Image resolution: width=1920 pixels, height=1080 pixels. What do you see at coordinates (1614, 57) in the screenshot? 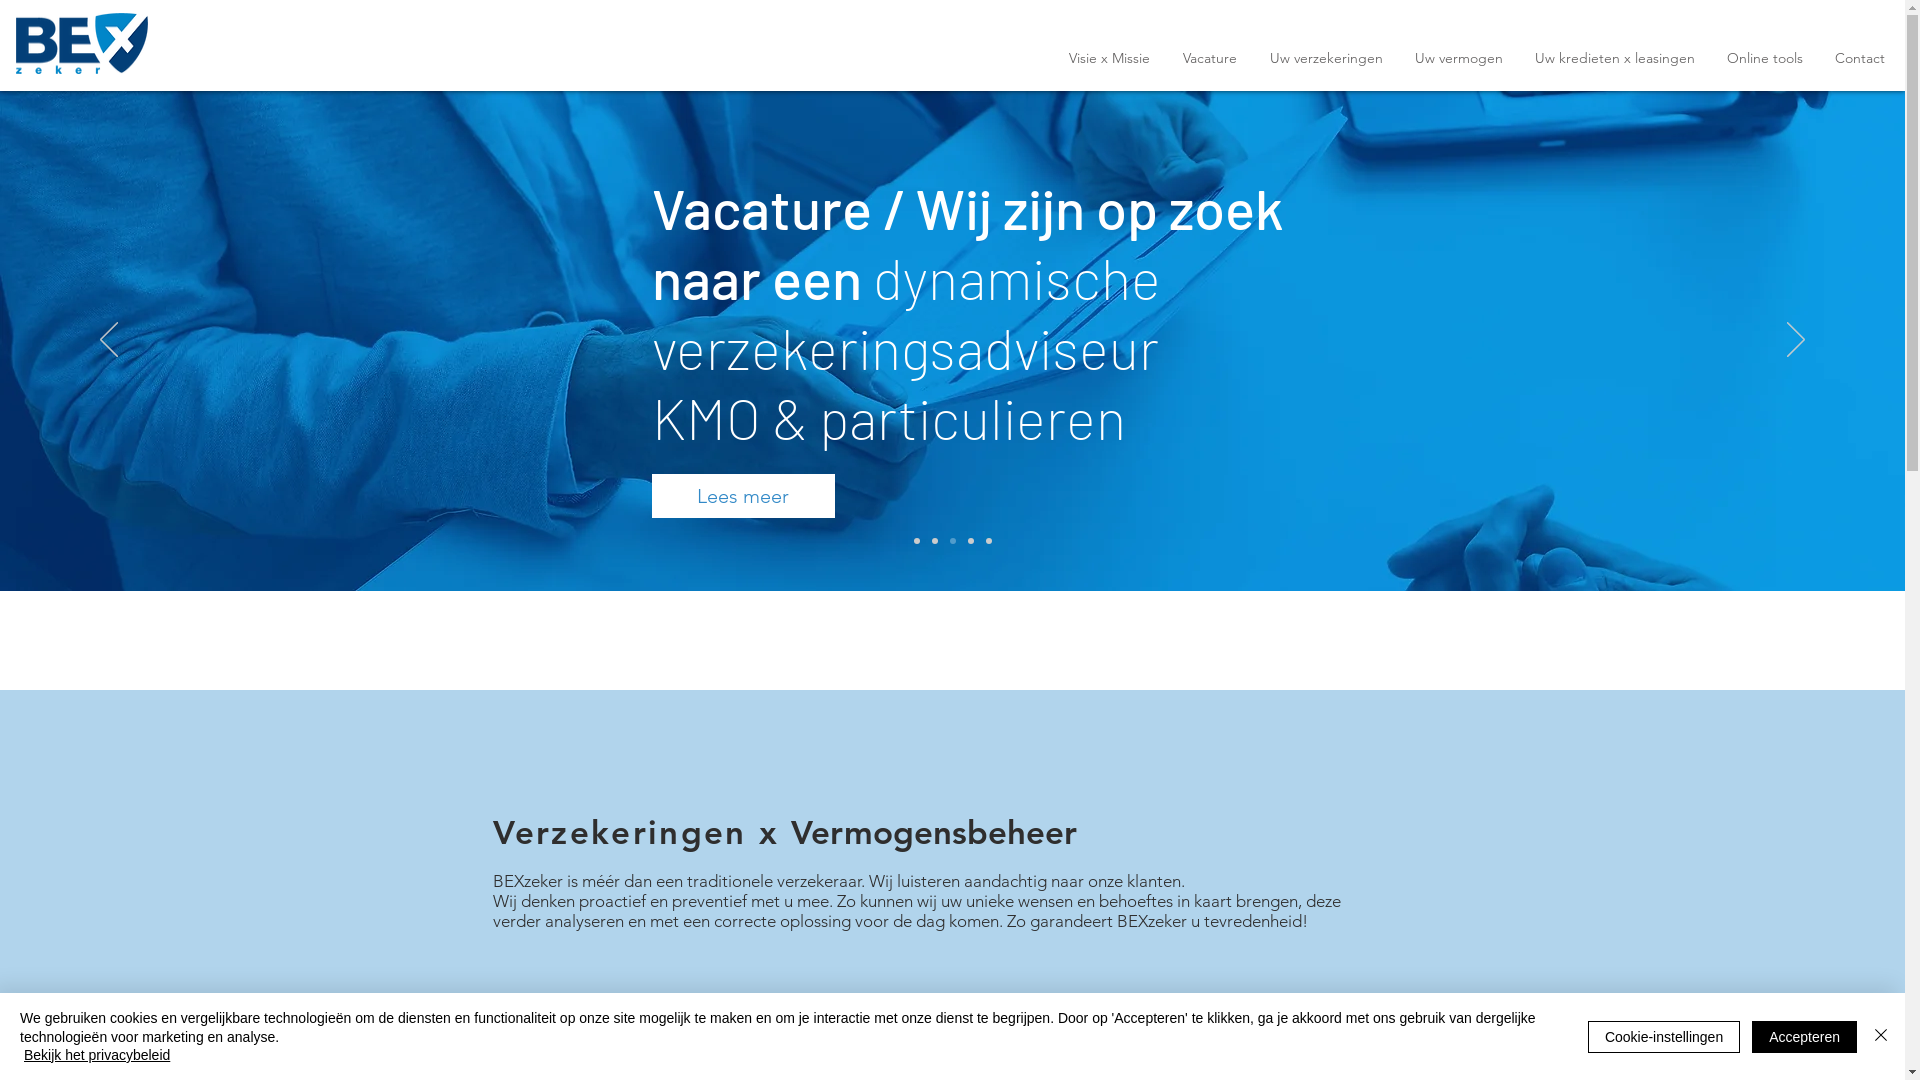
I see `'Uw kredieten x leasingen'` at bounding box center [1614, 57].